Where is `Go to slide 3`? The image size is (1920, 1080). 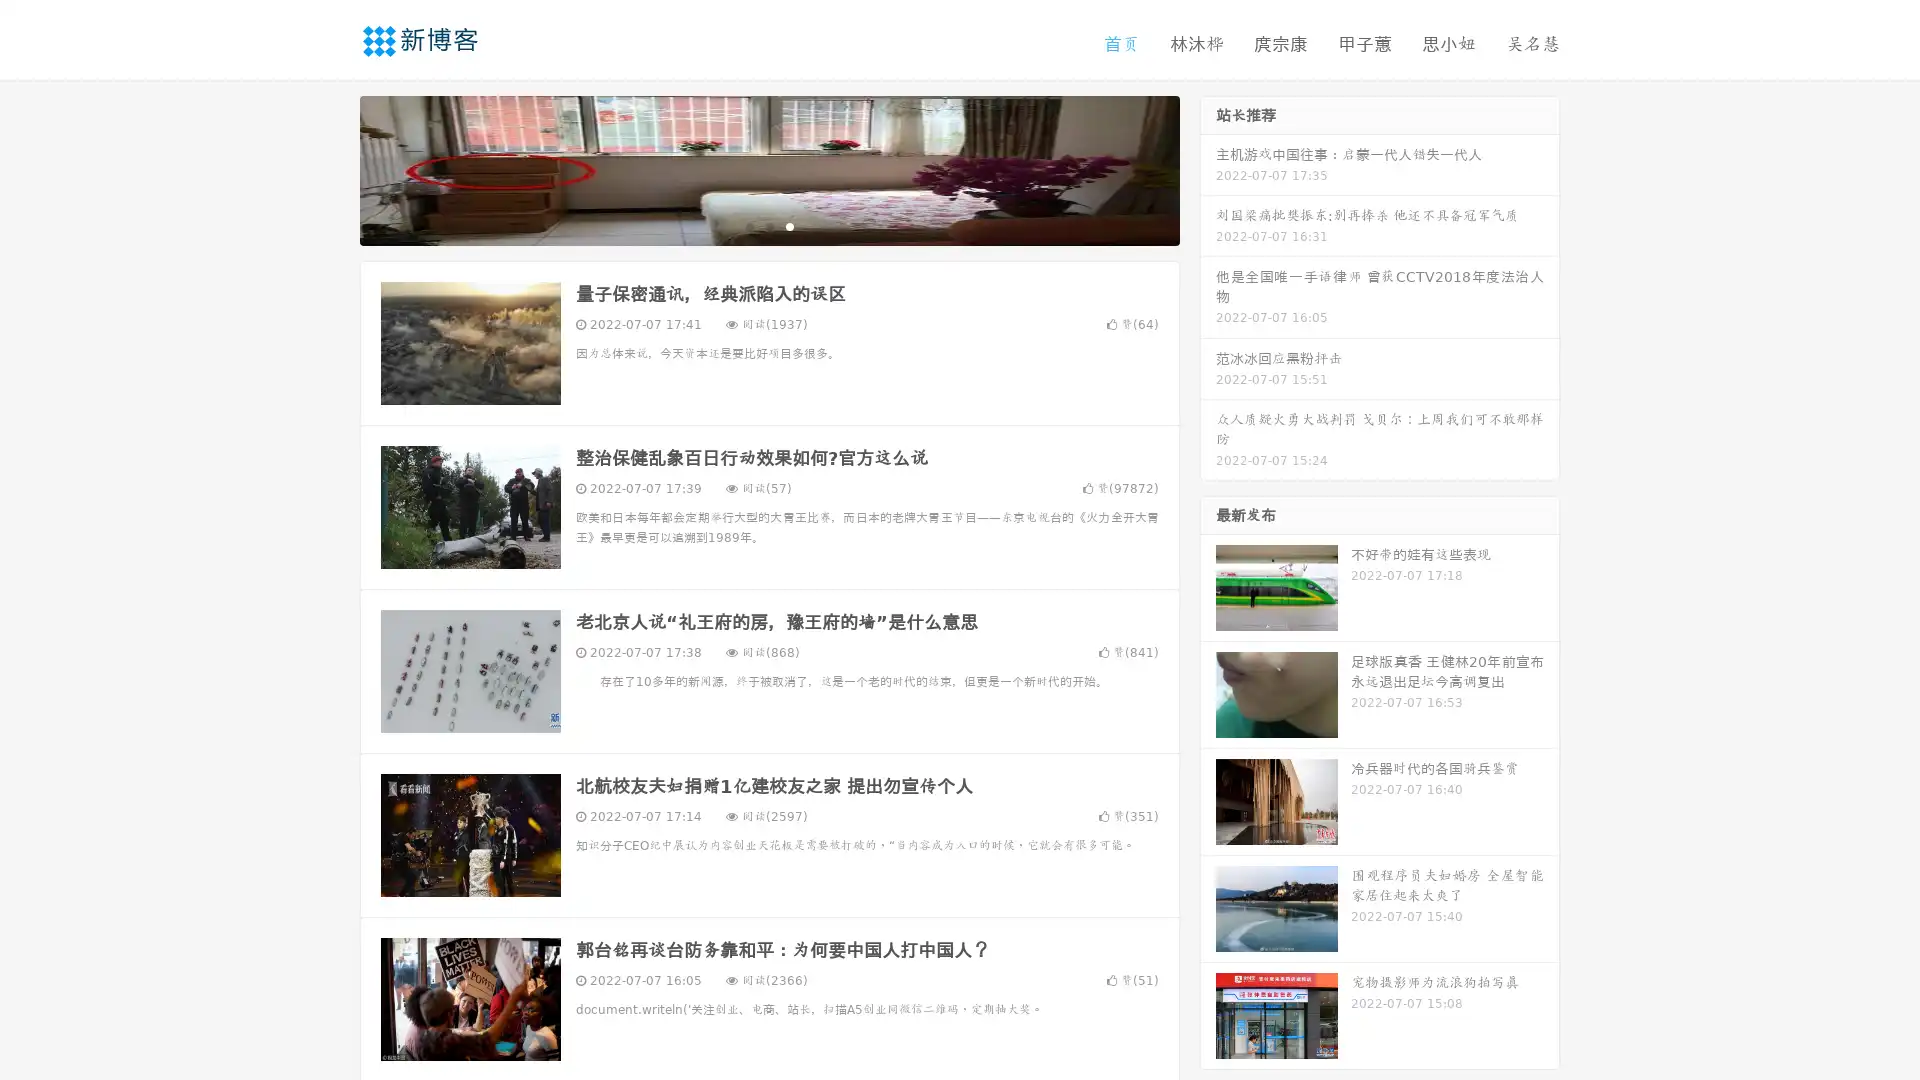
Go to slide 3 is located at coordinates (789, 225).